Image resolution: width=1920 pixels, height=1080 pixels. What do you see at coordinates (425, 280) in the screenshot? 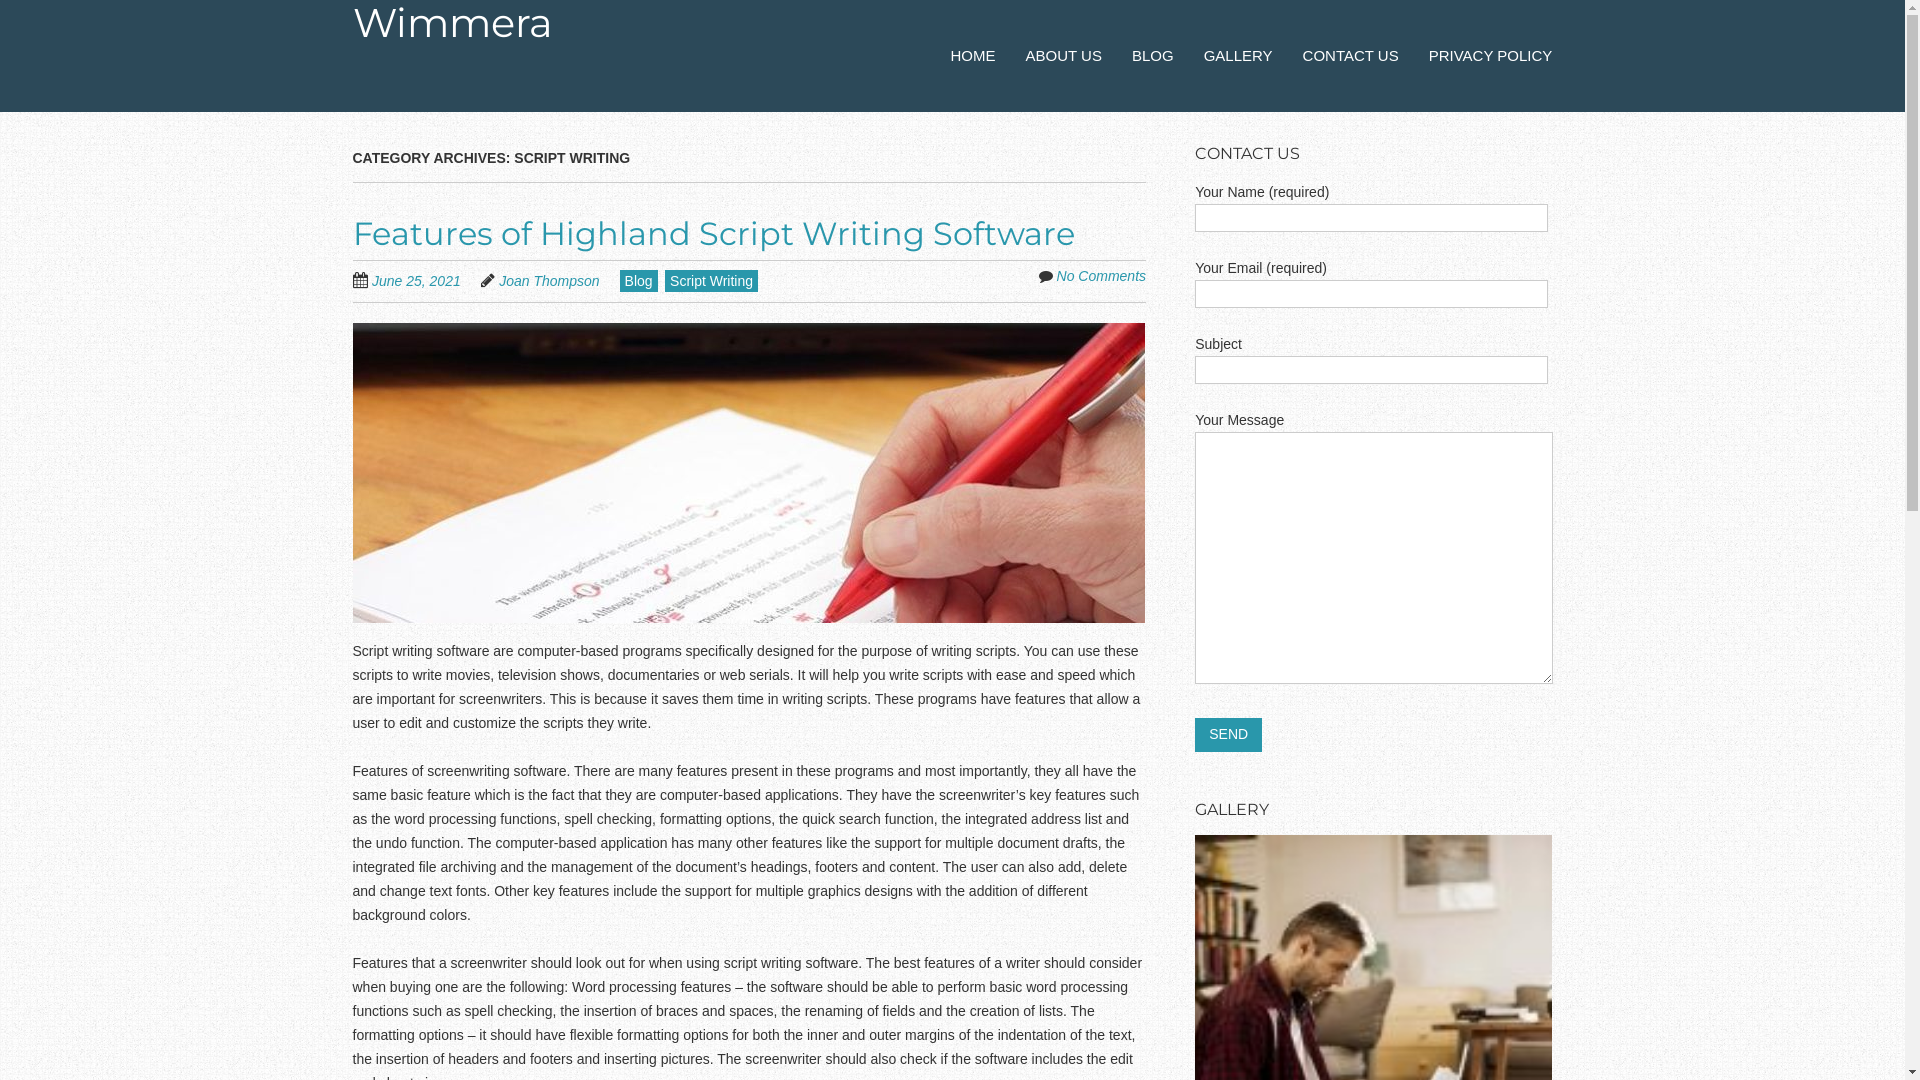
I see `'June 25, 2021'` at bounding box center [425, 280].